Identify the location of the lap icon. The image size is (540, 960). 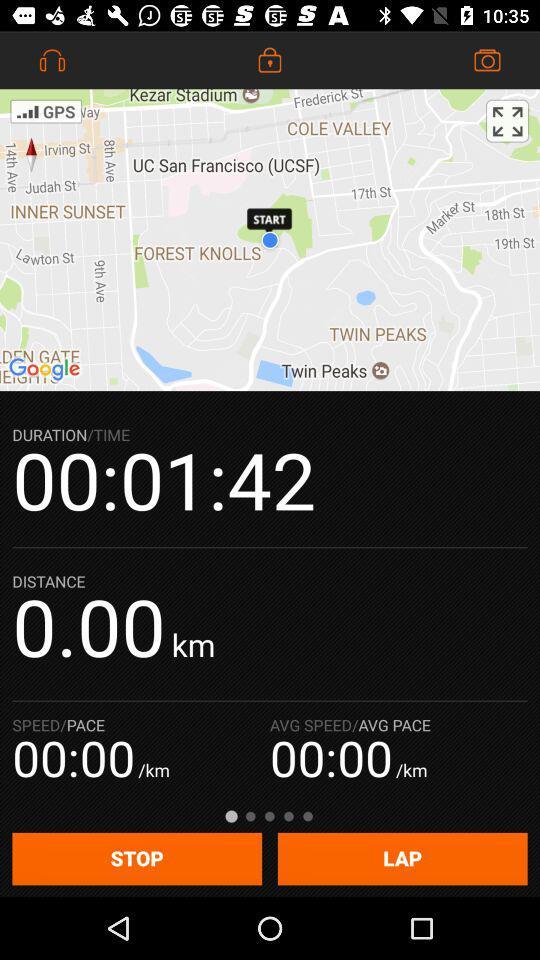
(402, 858).